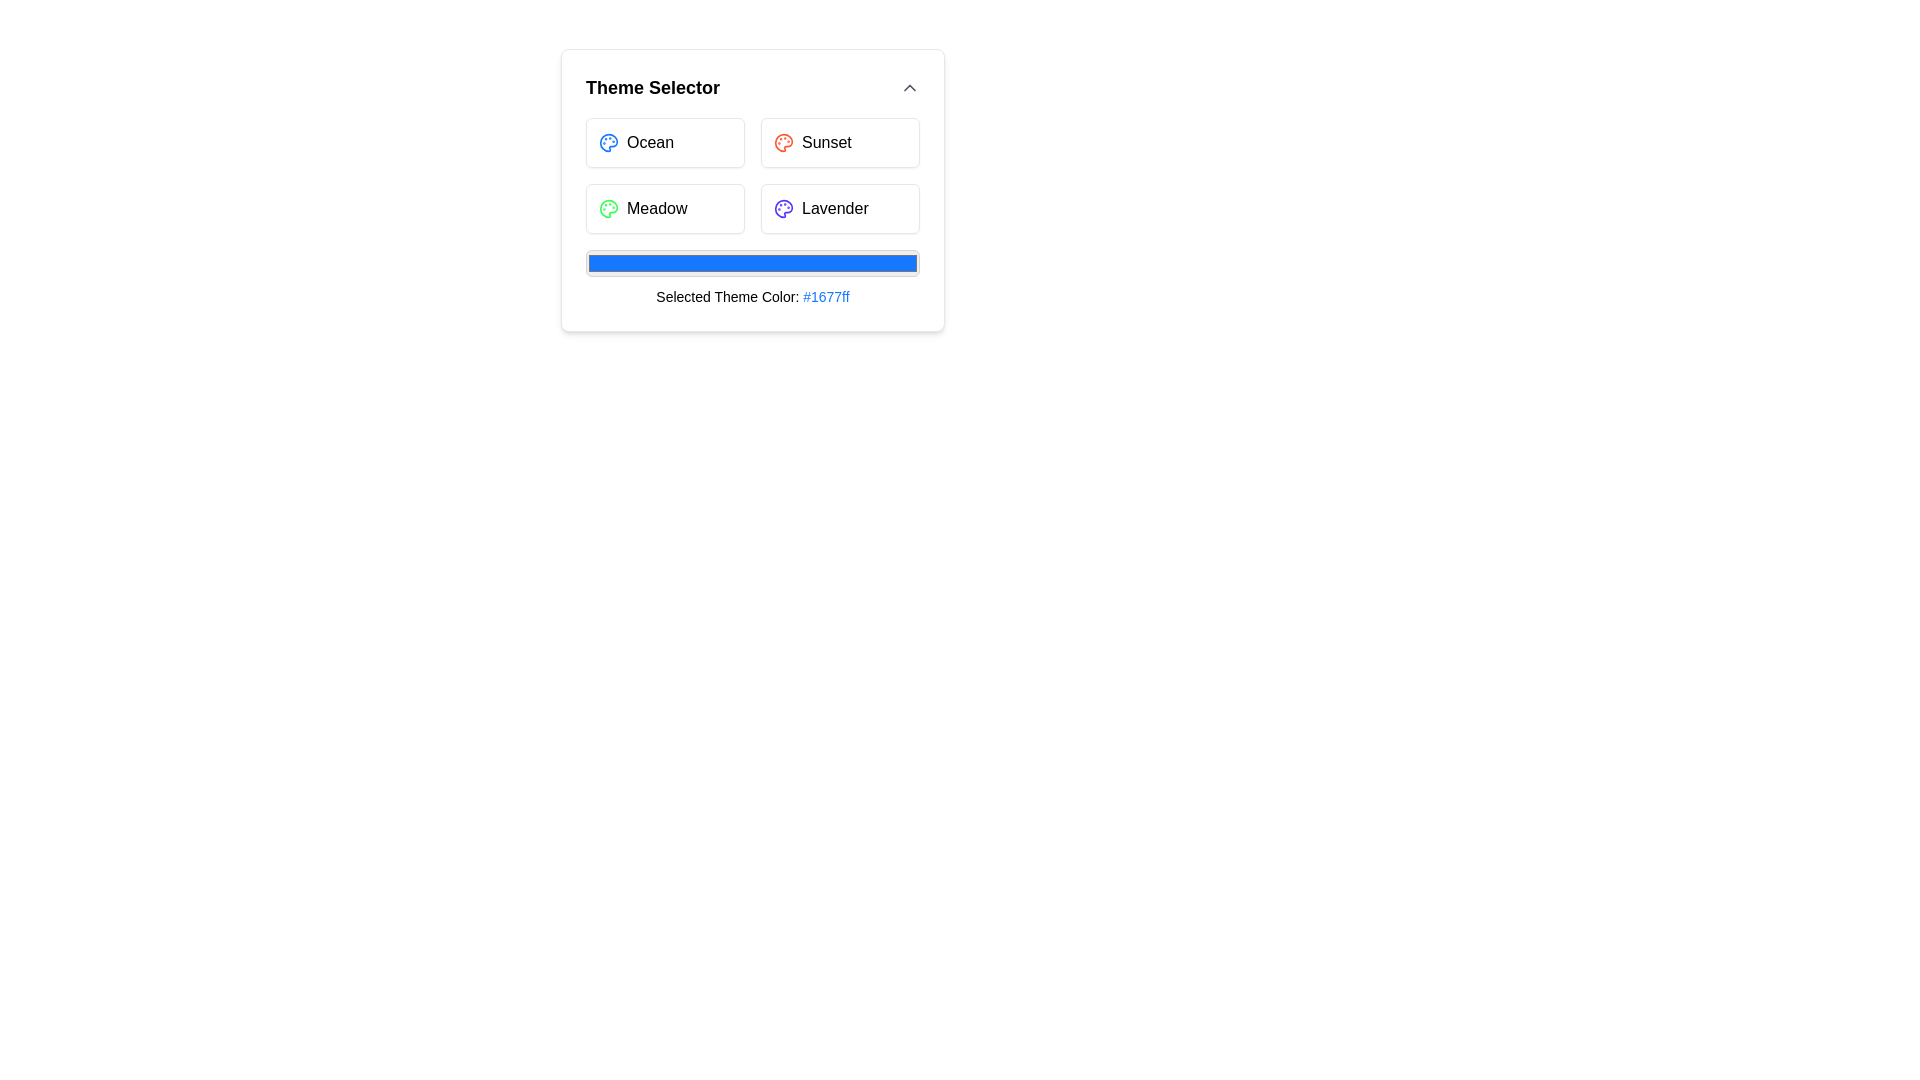  What do you see at coordinates (826, 297) in the screenshot?
I see `color code value displayed as '#1677ff' in blue color, which is part of the theme selector module below the horizontal blue bar and theme selection buttons` at bounding box center [826, 297].